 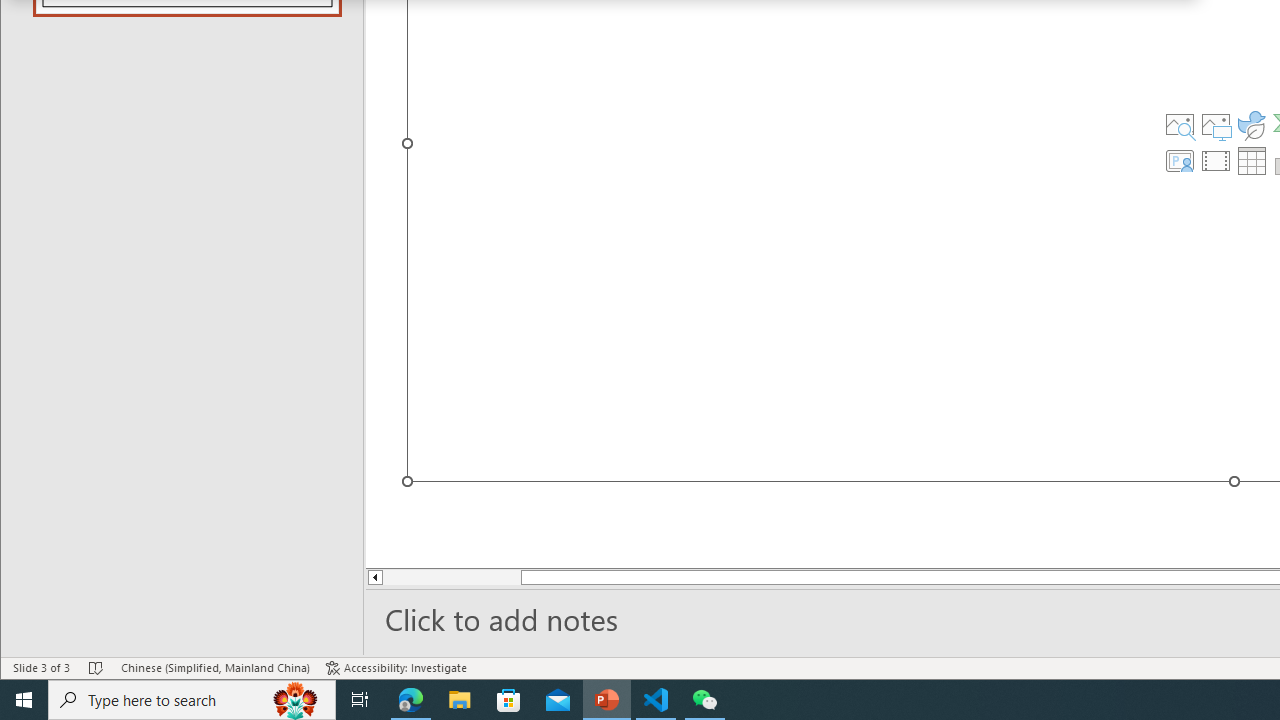 I want to click on 'Pictures', so click(x=1215, y=124).